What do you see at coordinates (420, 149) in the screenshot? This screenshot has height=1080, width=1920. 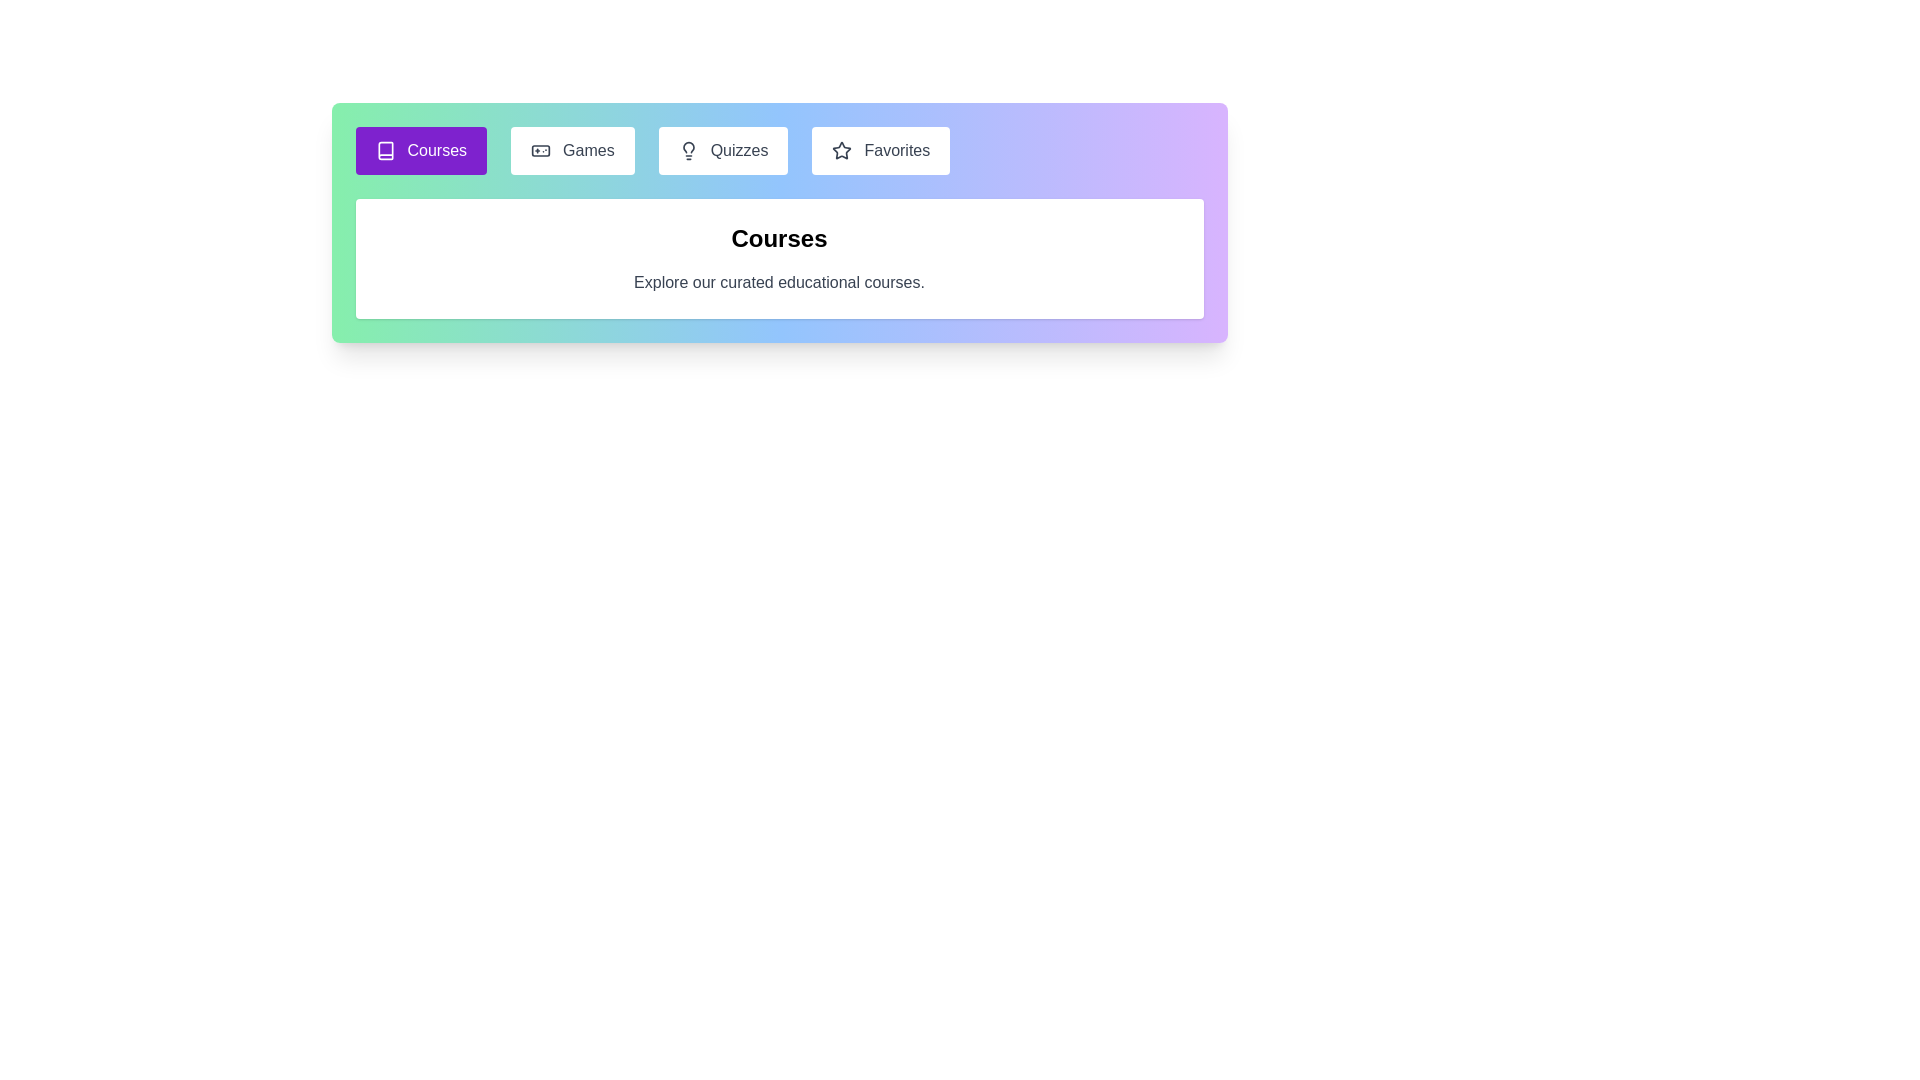 I see `the tab labeled Courses` at bounding box center [420, 149].